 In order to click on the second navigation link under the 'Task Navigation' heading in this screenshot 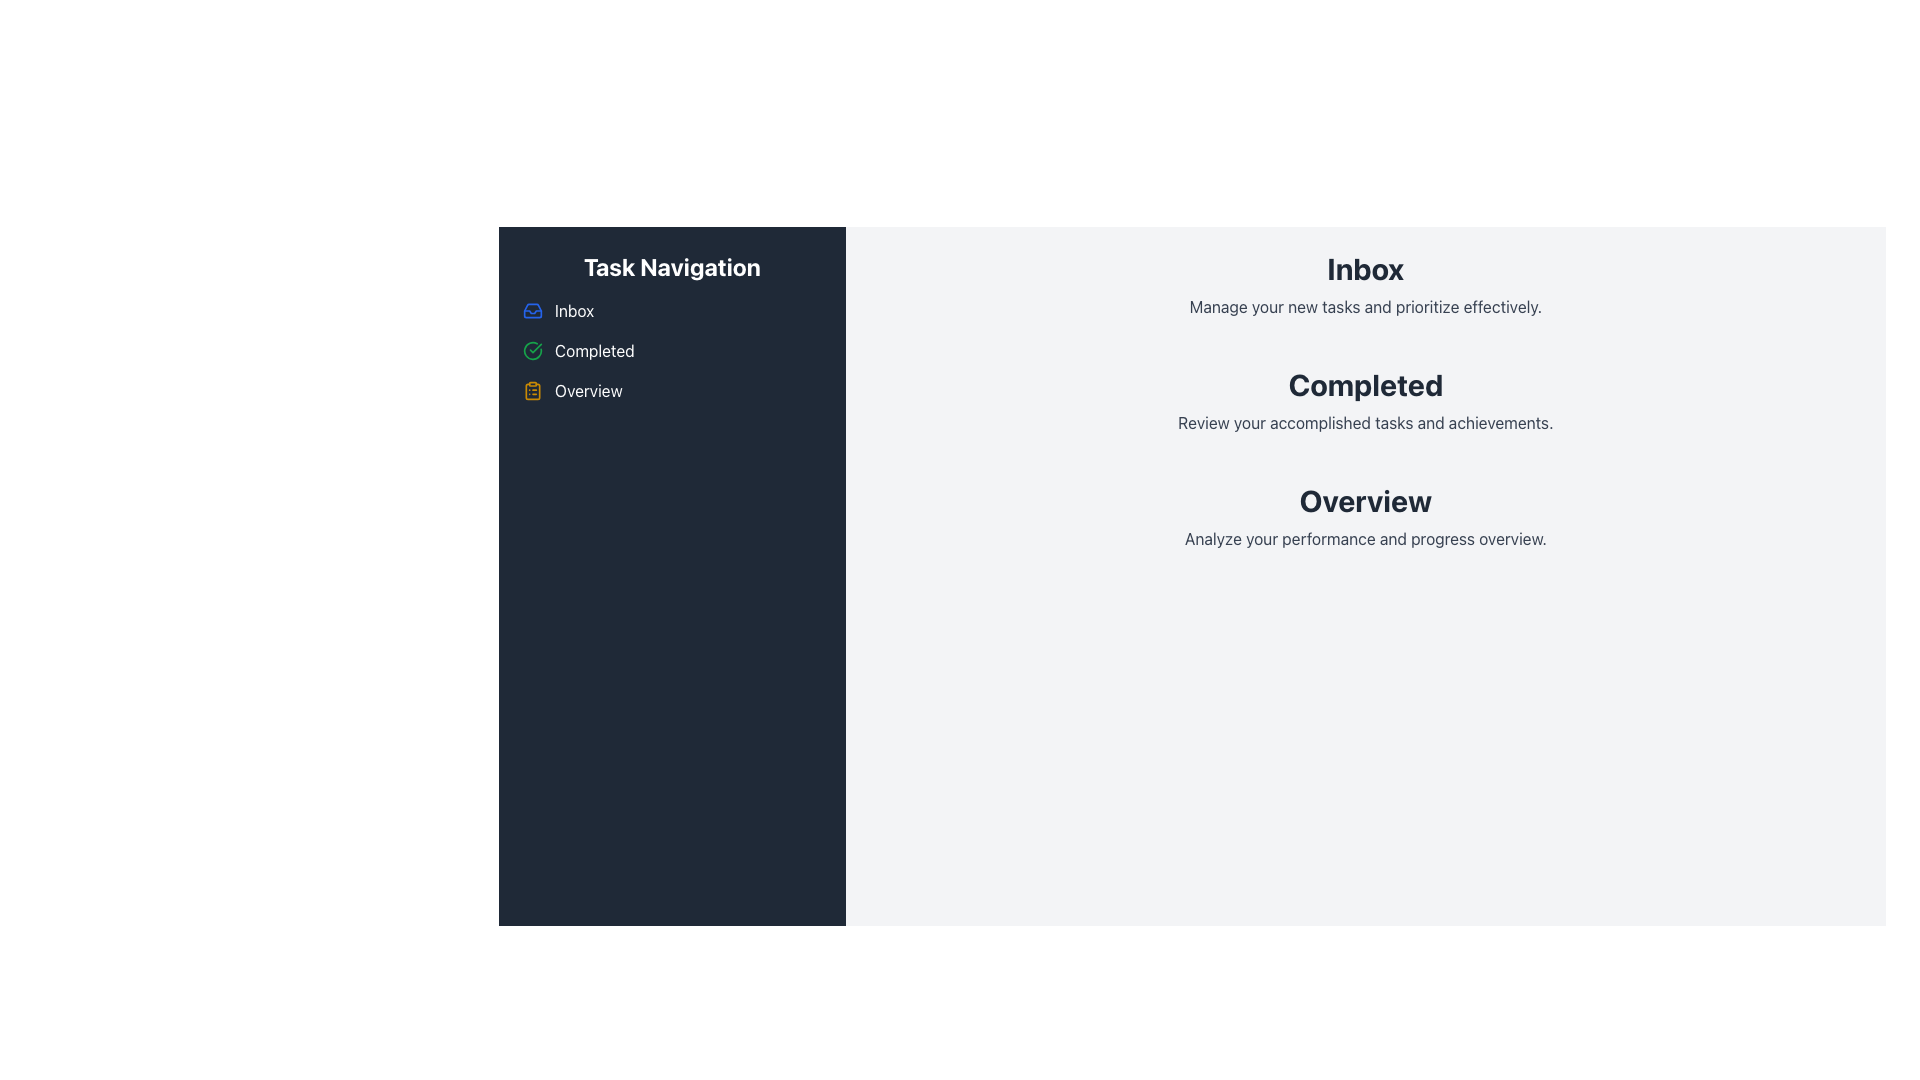, I will do `click(593, 350)`.